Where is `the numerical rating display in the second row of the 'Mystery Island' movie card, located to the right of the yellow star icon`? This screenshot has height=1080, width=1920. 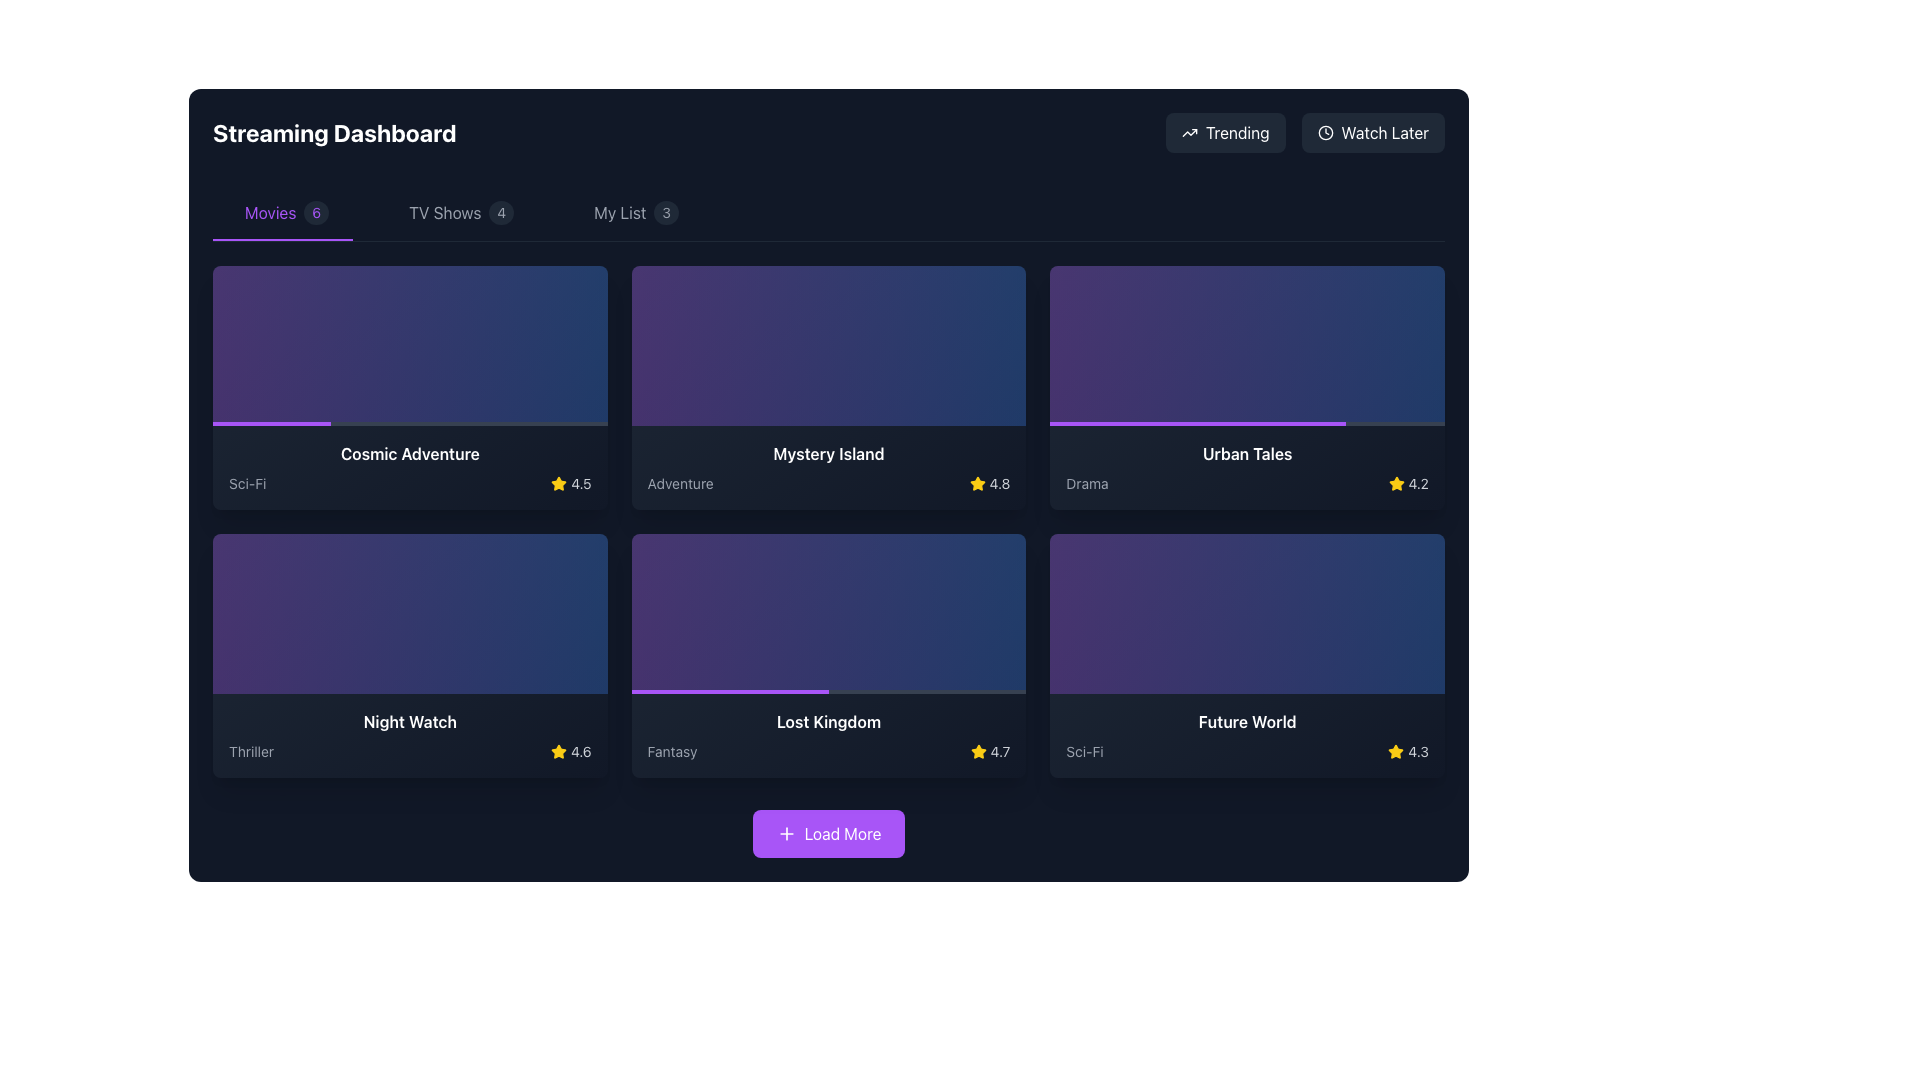 the numerical rating display in the second row of the 'Mystery Island' movie card, located to the right of the yellow star icon is located at coordinates (999, 483).